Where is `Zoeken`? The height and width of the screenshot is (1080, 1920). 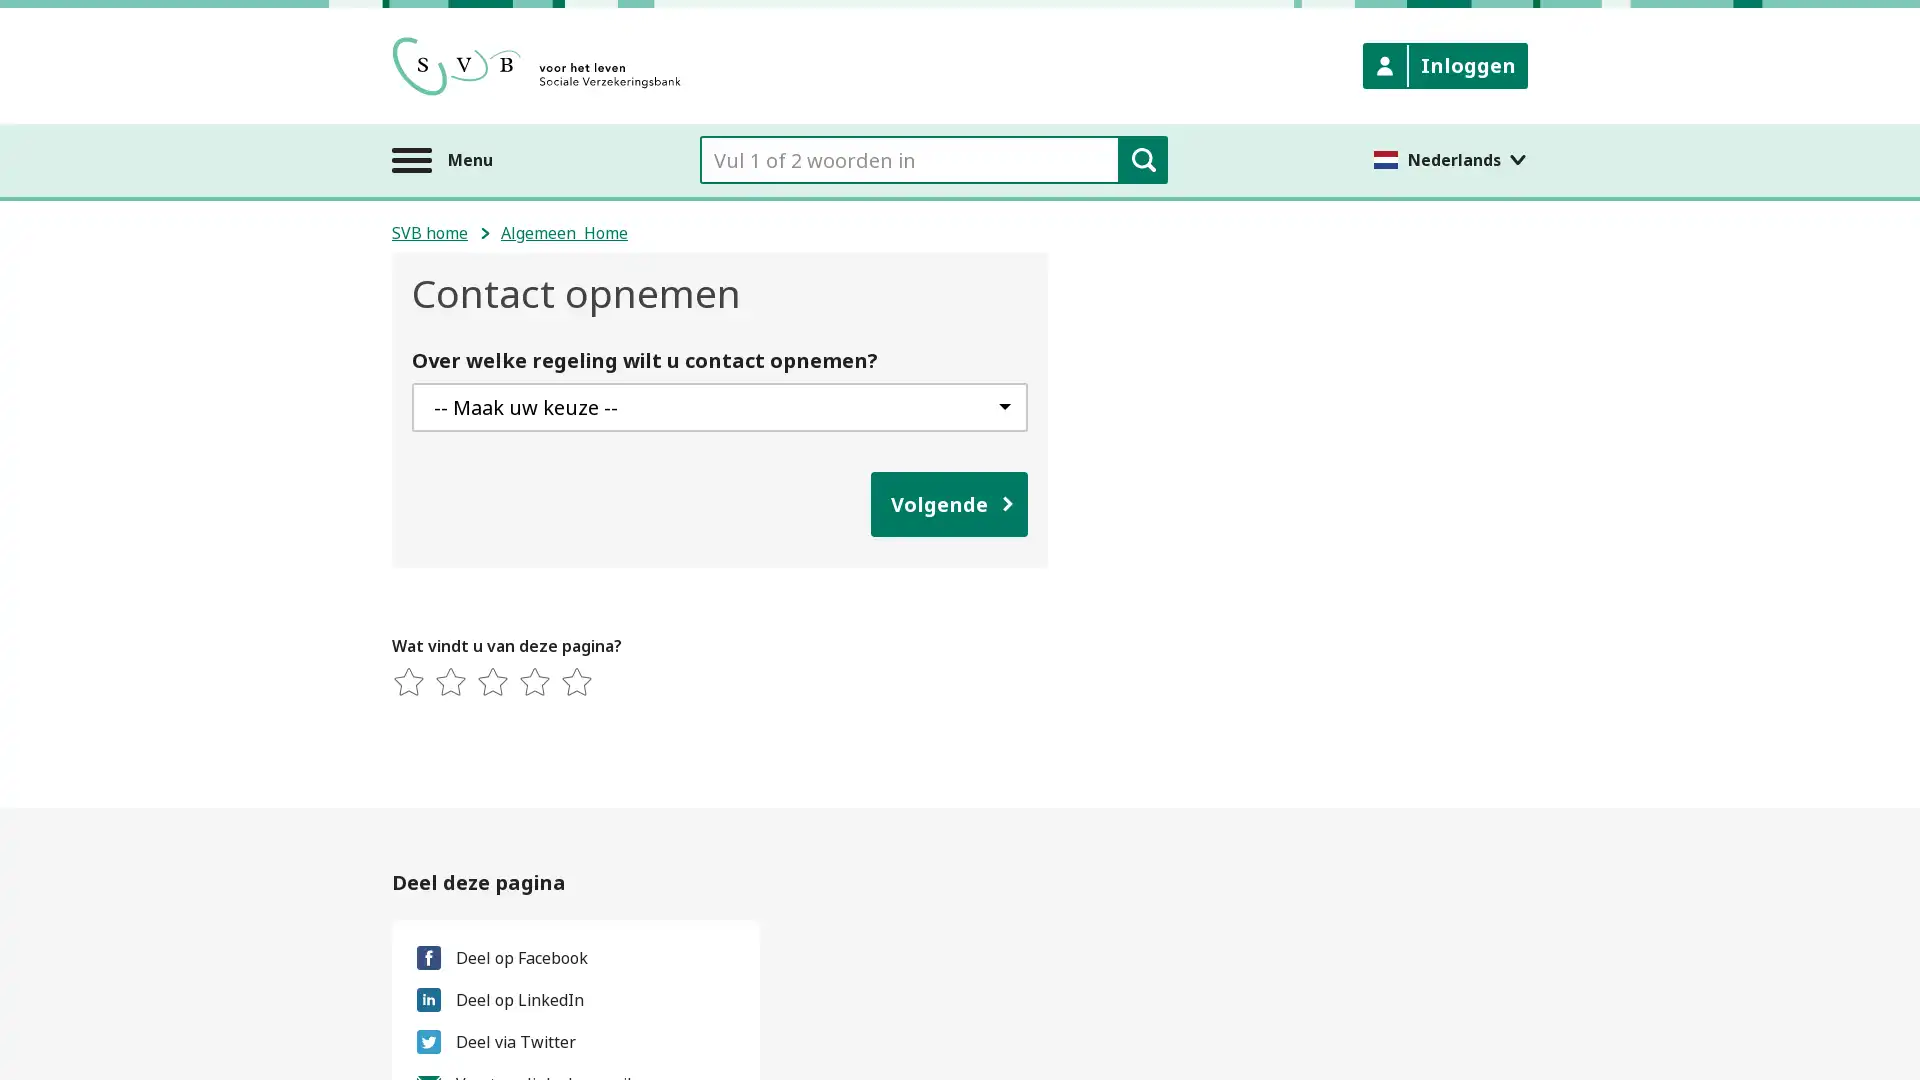
Zoeken is located at coordinates (1142, 158).